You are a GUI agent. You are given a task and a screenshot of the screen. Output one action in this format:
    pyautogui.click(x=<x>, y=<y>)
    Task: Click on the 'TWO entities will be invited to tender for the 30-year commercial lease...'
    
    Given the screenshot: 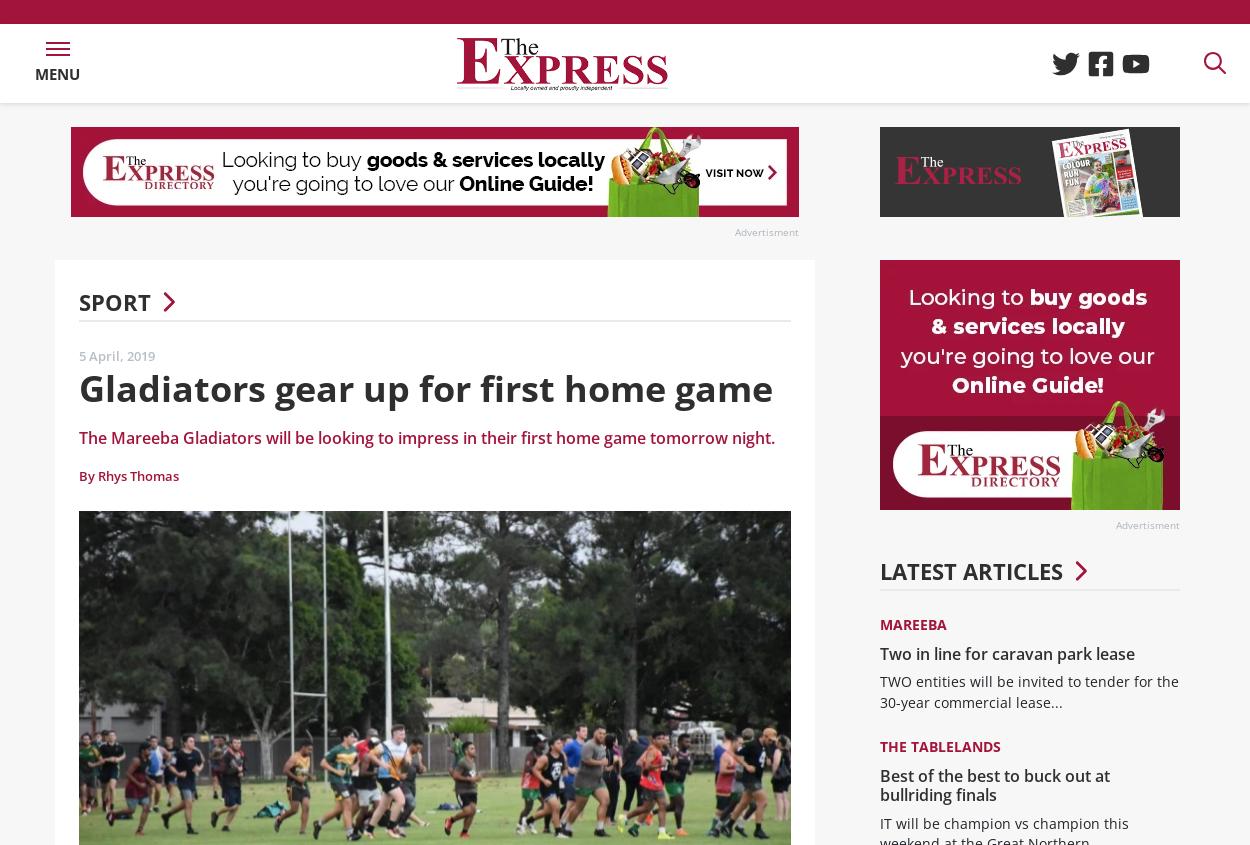 What is the action you would take?
    pyautogui.click(x=1029, y=706)
    